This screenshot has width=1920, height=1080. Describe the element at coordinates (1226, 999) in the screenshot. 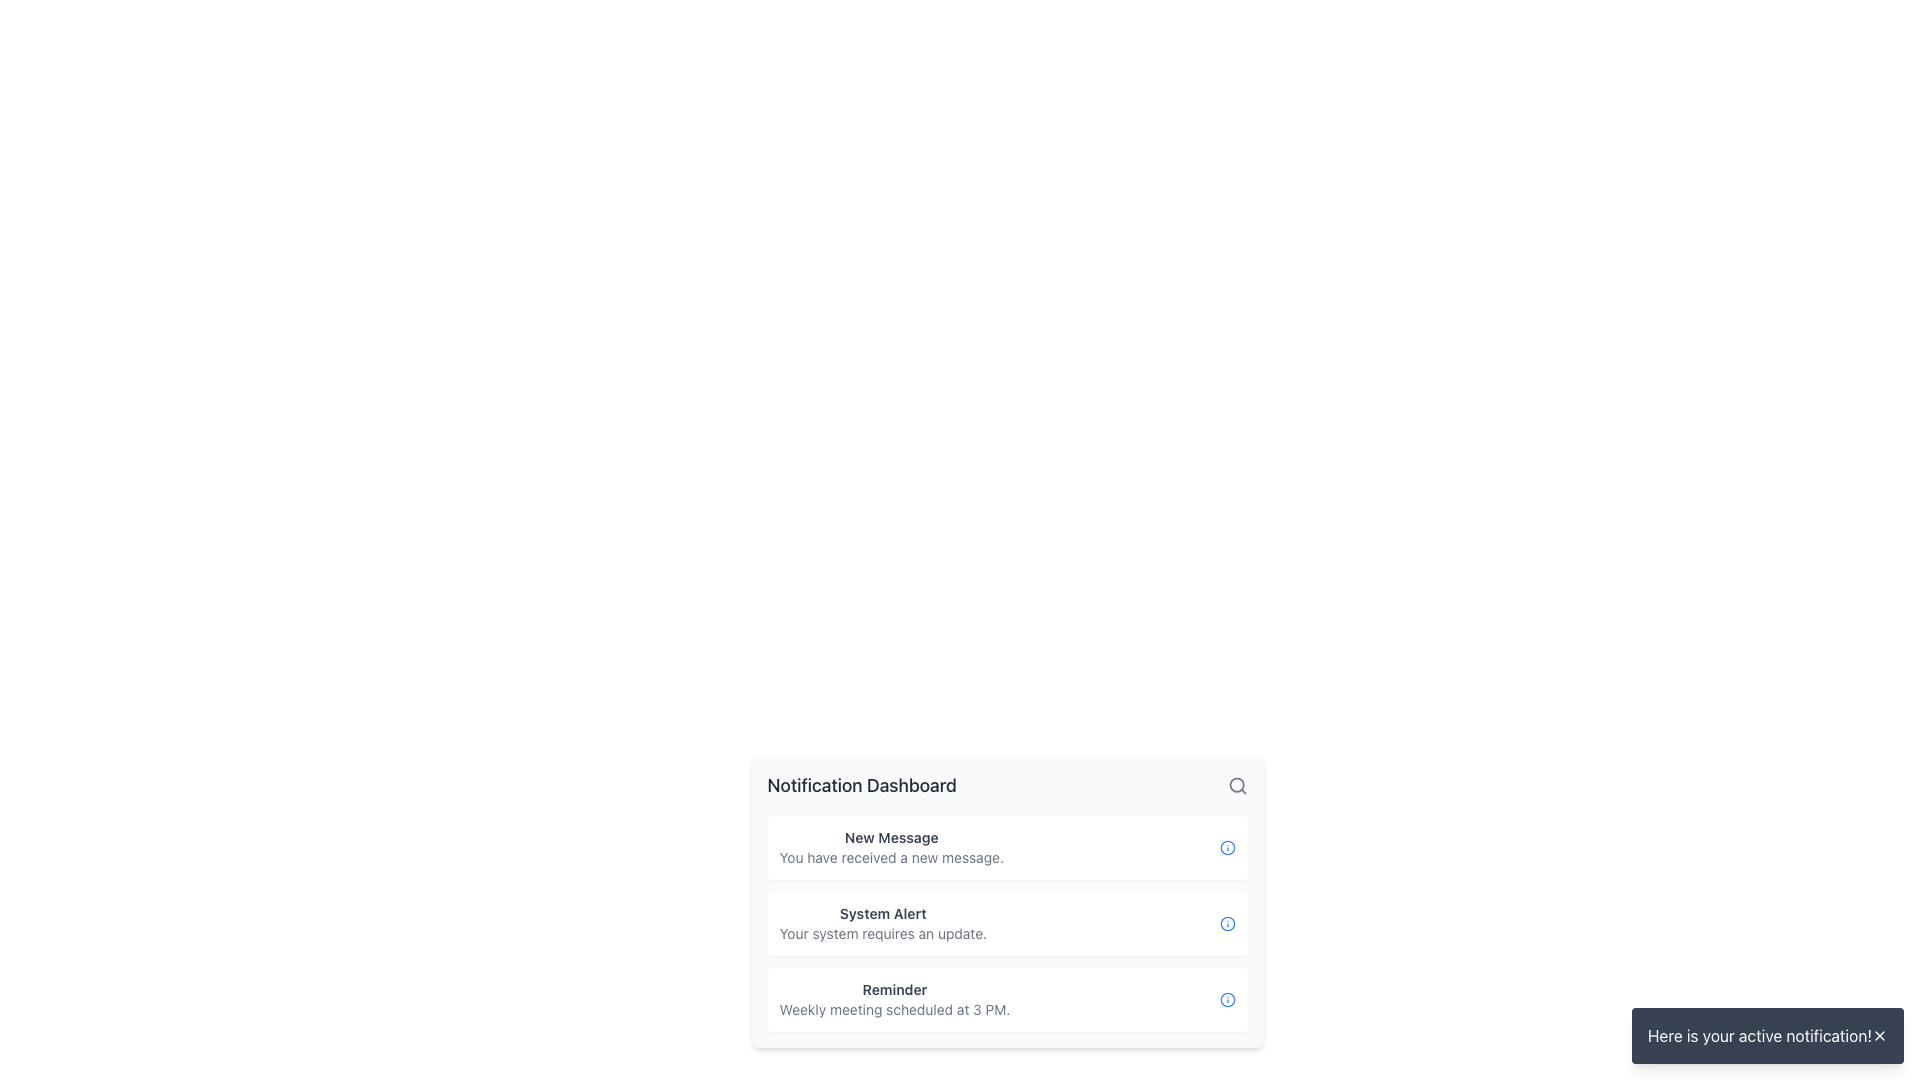

I see `the SVG graphical element representing the 'info' icon located in the third row of the notifications list, adjacent to the 'Reminder' label` at that location.